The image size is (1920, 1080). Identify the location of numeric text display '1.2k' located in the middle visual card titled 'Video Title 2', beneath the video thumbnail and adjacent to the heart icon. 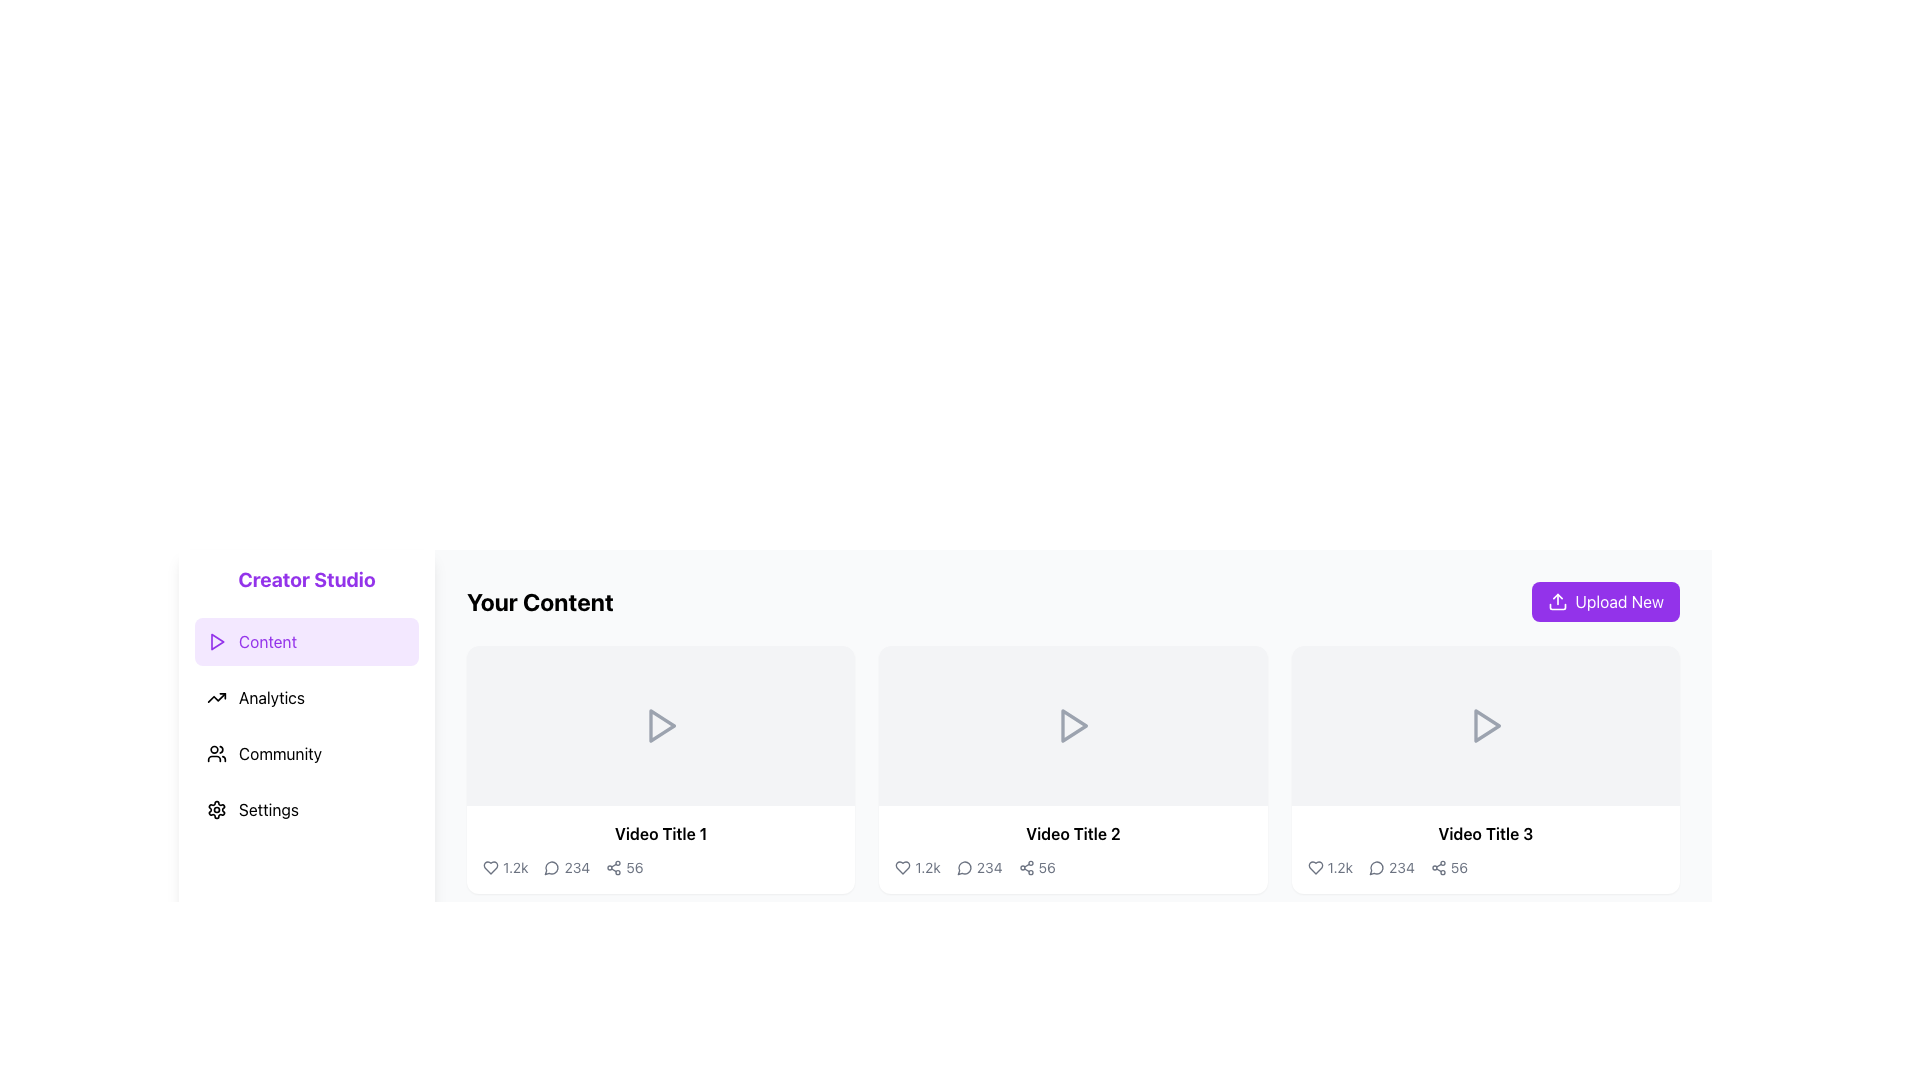
(927, 866).